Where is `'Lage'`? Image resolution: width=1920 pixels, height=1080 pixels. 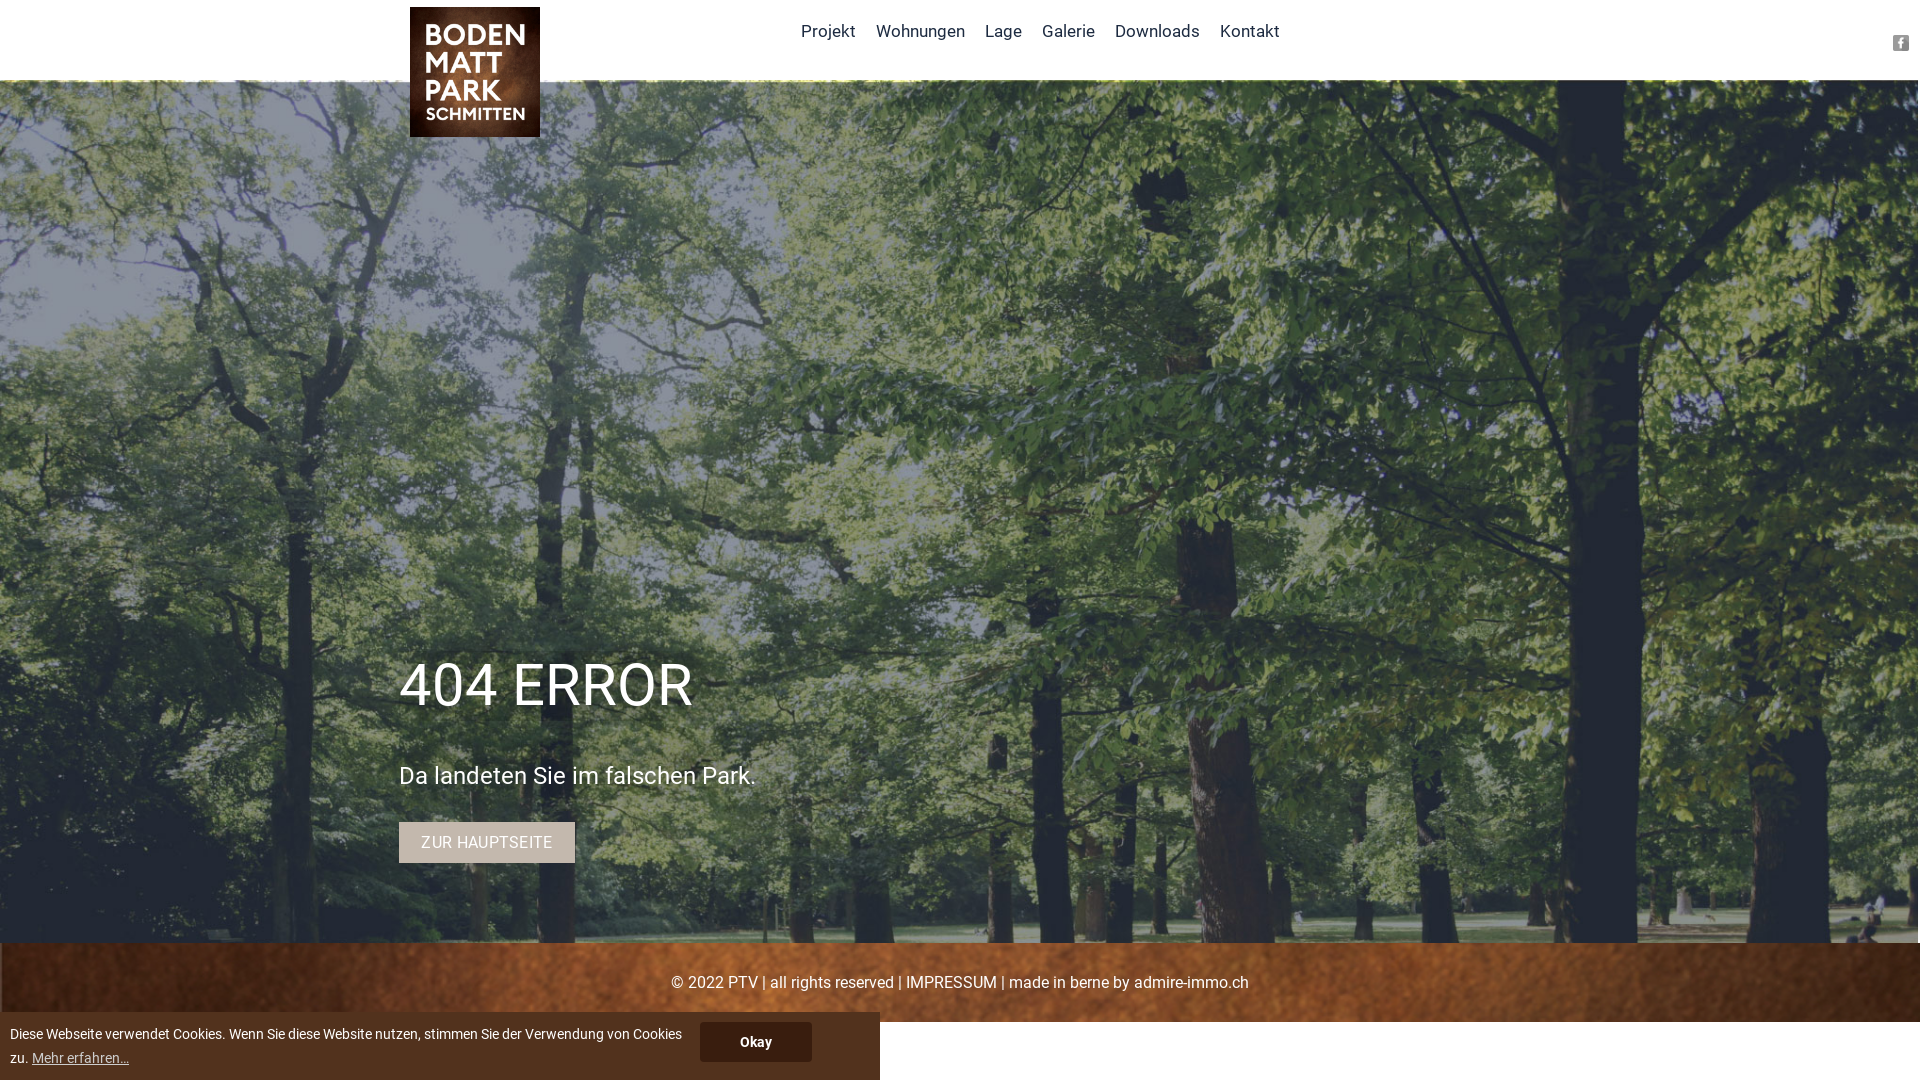 'Lage' is located at coordinates (1003, 30).